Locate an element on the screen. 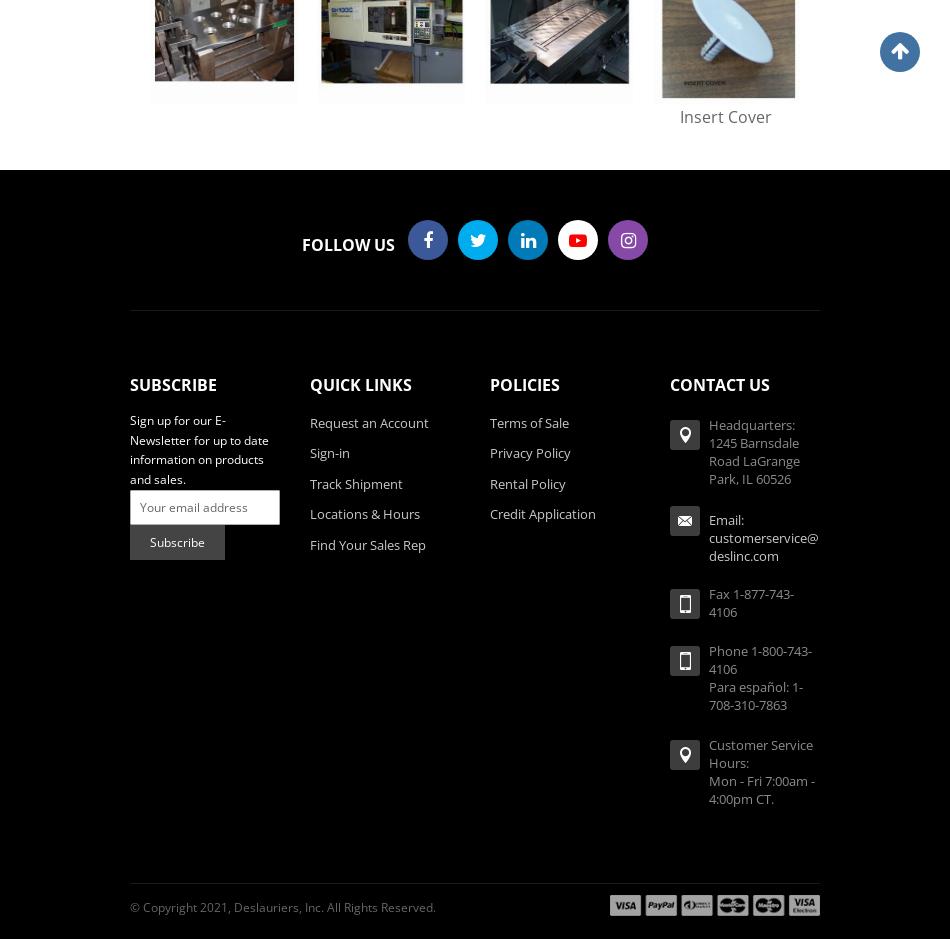  'Insert Cover' is located at coordinates (680, 114).